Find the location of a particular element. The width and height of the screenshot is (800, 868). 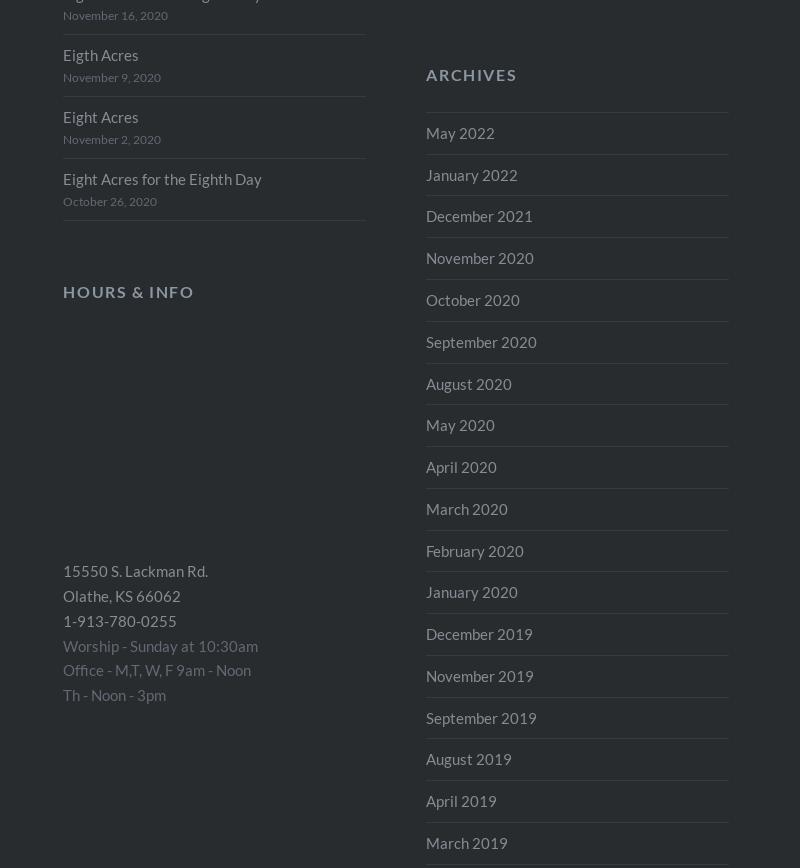

'April 2020' is located at coordinates (460, 465).